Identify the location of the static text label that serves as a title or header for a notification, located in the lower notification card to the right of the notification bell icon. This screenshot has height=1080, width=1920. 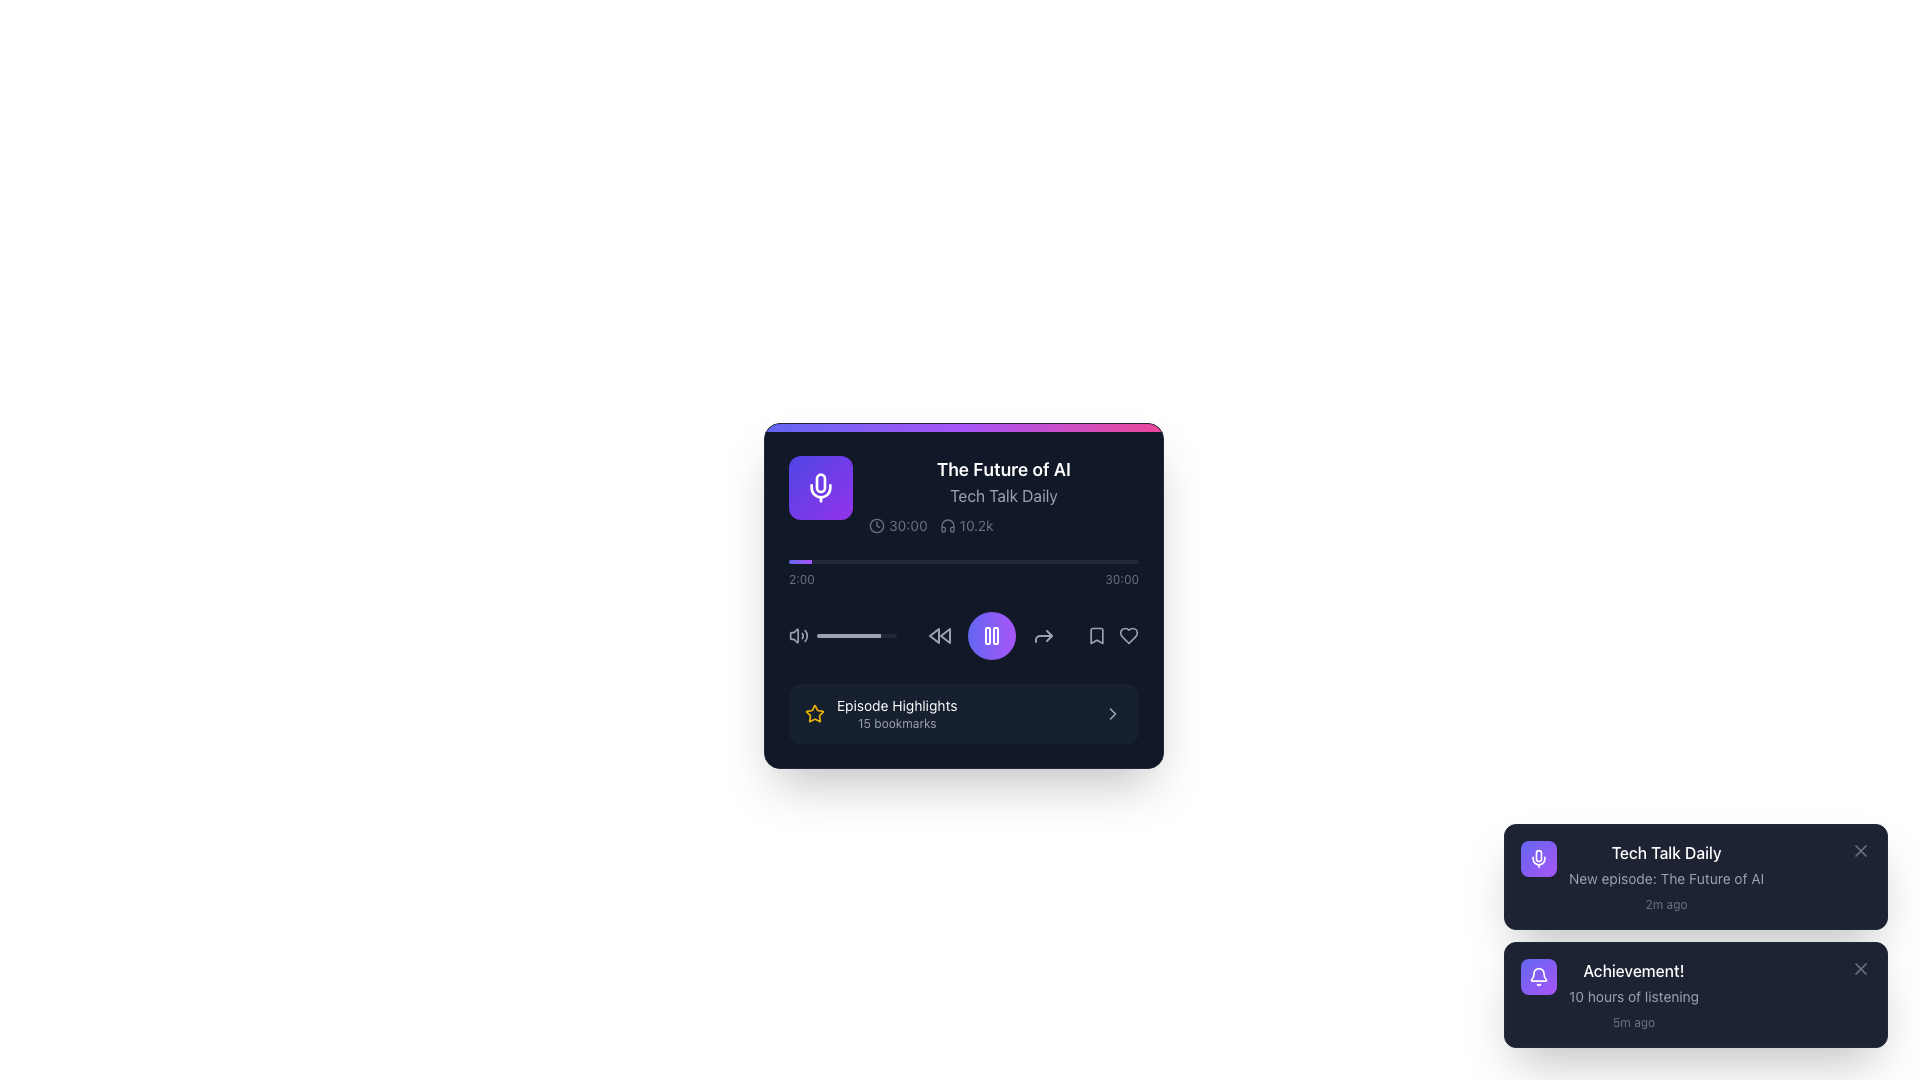
(1634, 970).